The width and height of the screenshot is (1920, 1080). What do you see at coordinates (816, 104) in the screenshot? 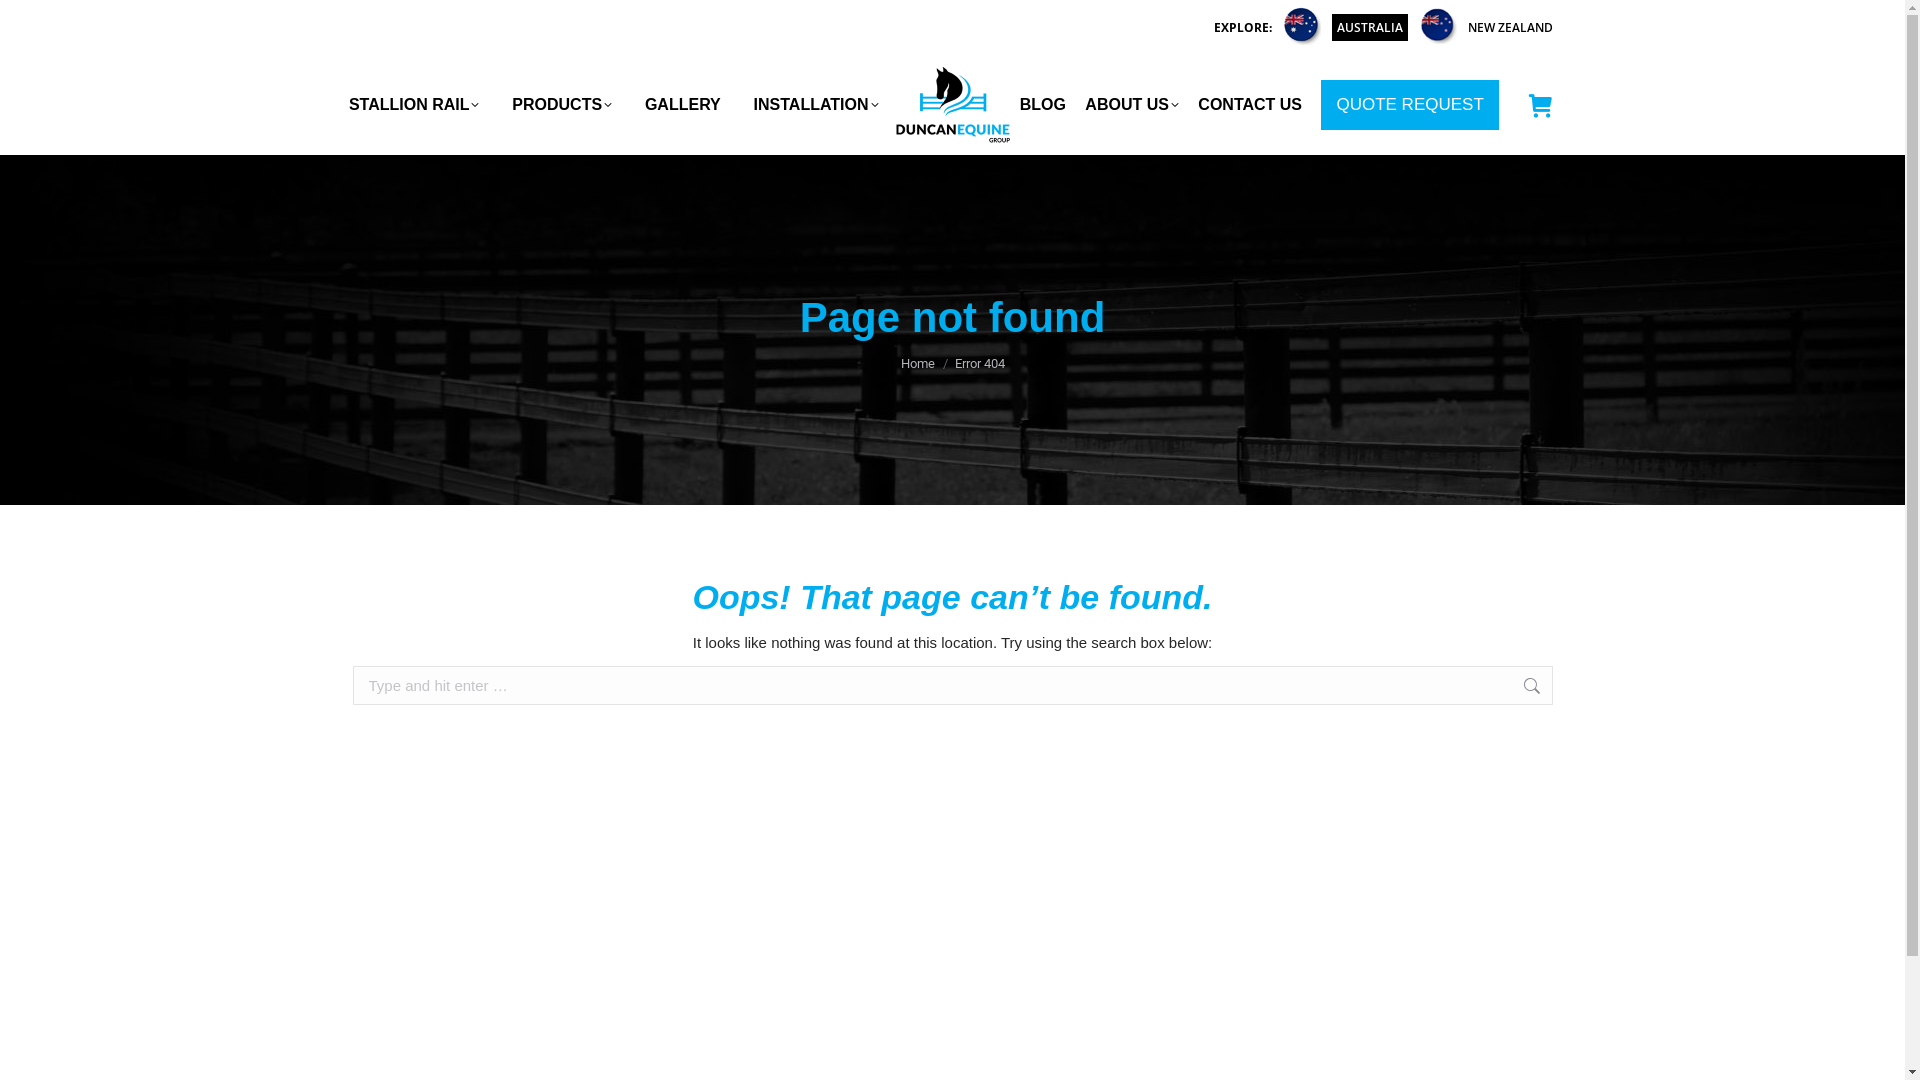
I see `'INSTALLATION'` at bounding box center [816, 104].